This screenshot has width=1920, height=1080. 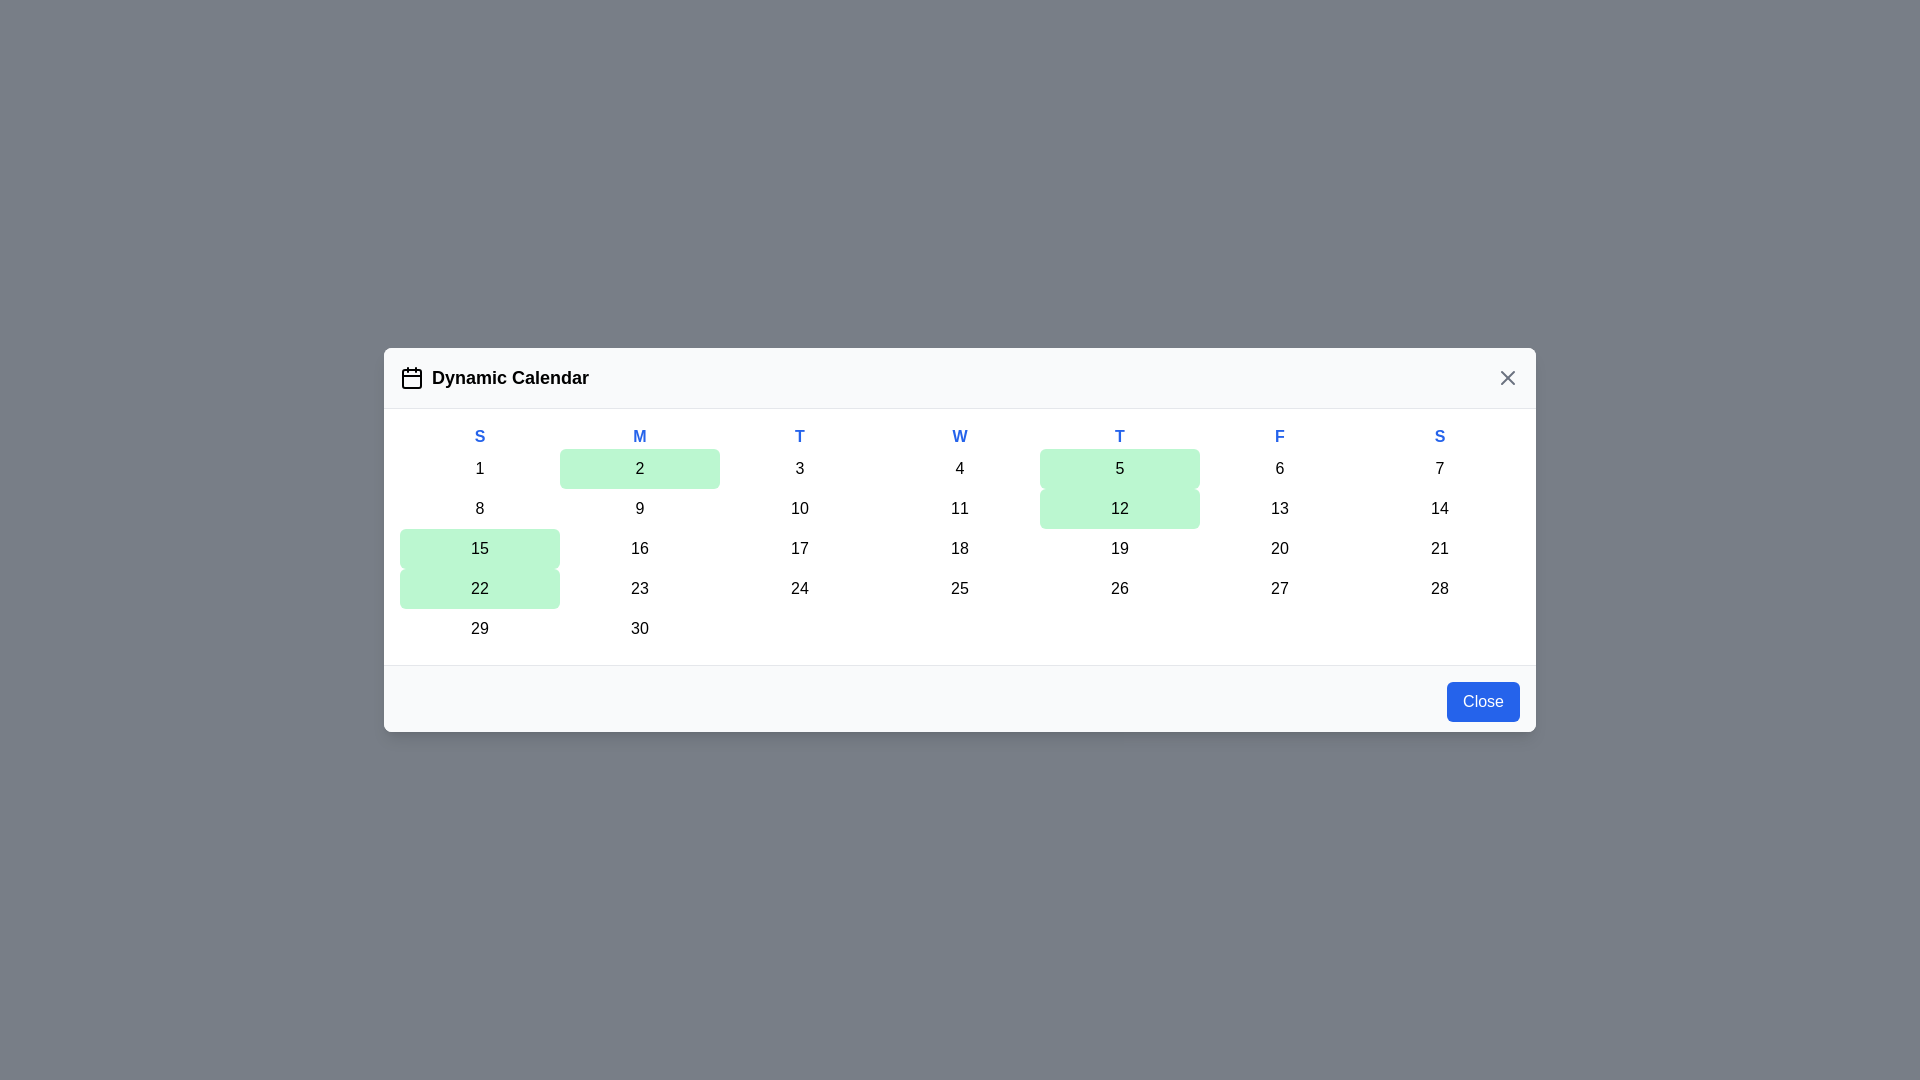 I want to click on the day cell corresponding to 15, so click(x=480, y=548).